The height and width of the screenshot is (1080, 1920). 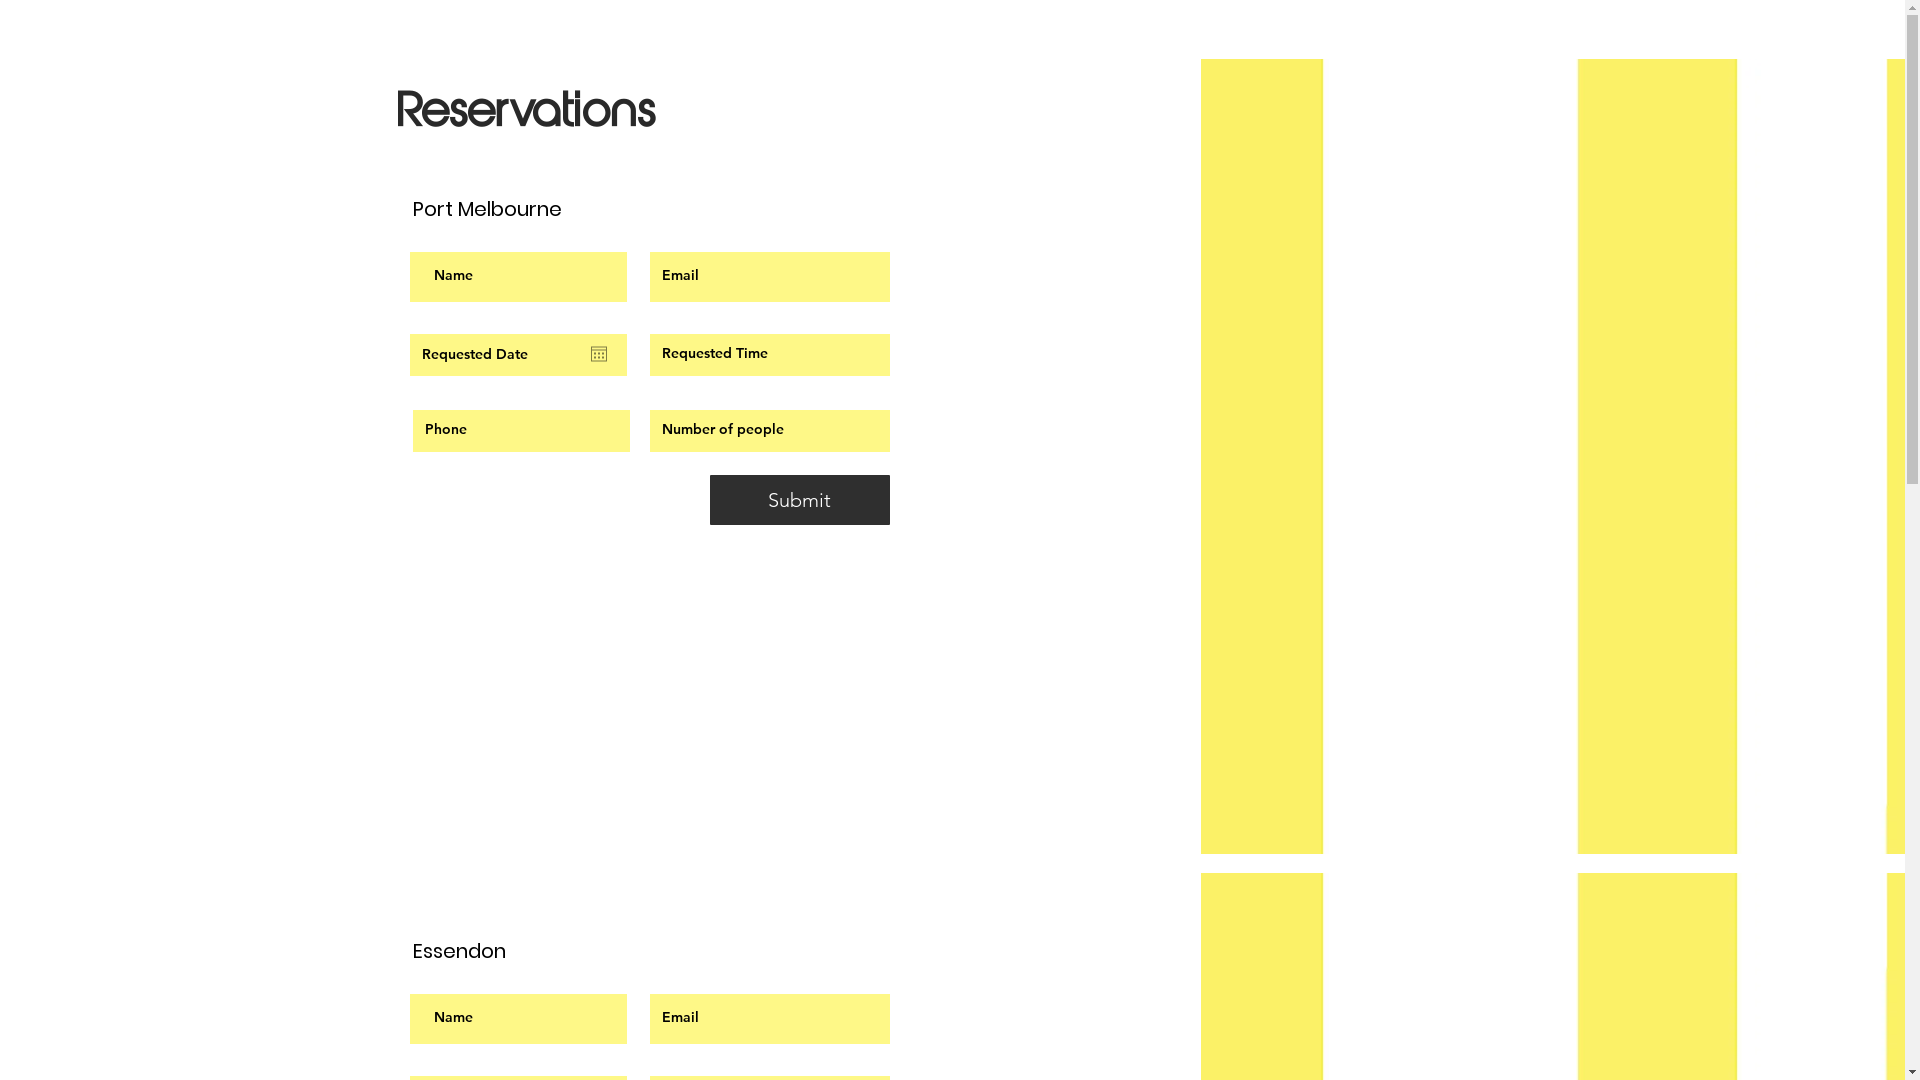 What do you see at coordinates (800, 499) in the screenshot?
I see `'Submit'` at bounding box center [800, 499].